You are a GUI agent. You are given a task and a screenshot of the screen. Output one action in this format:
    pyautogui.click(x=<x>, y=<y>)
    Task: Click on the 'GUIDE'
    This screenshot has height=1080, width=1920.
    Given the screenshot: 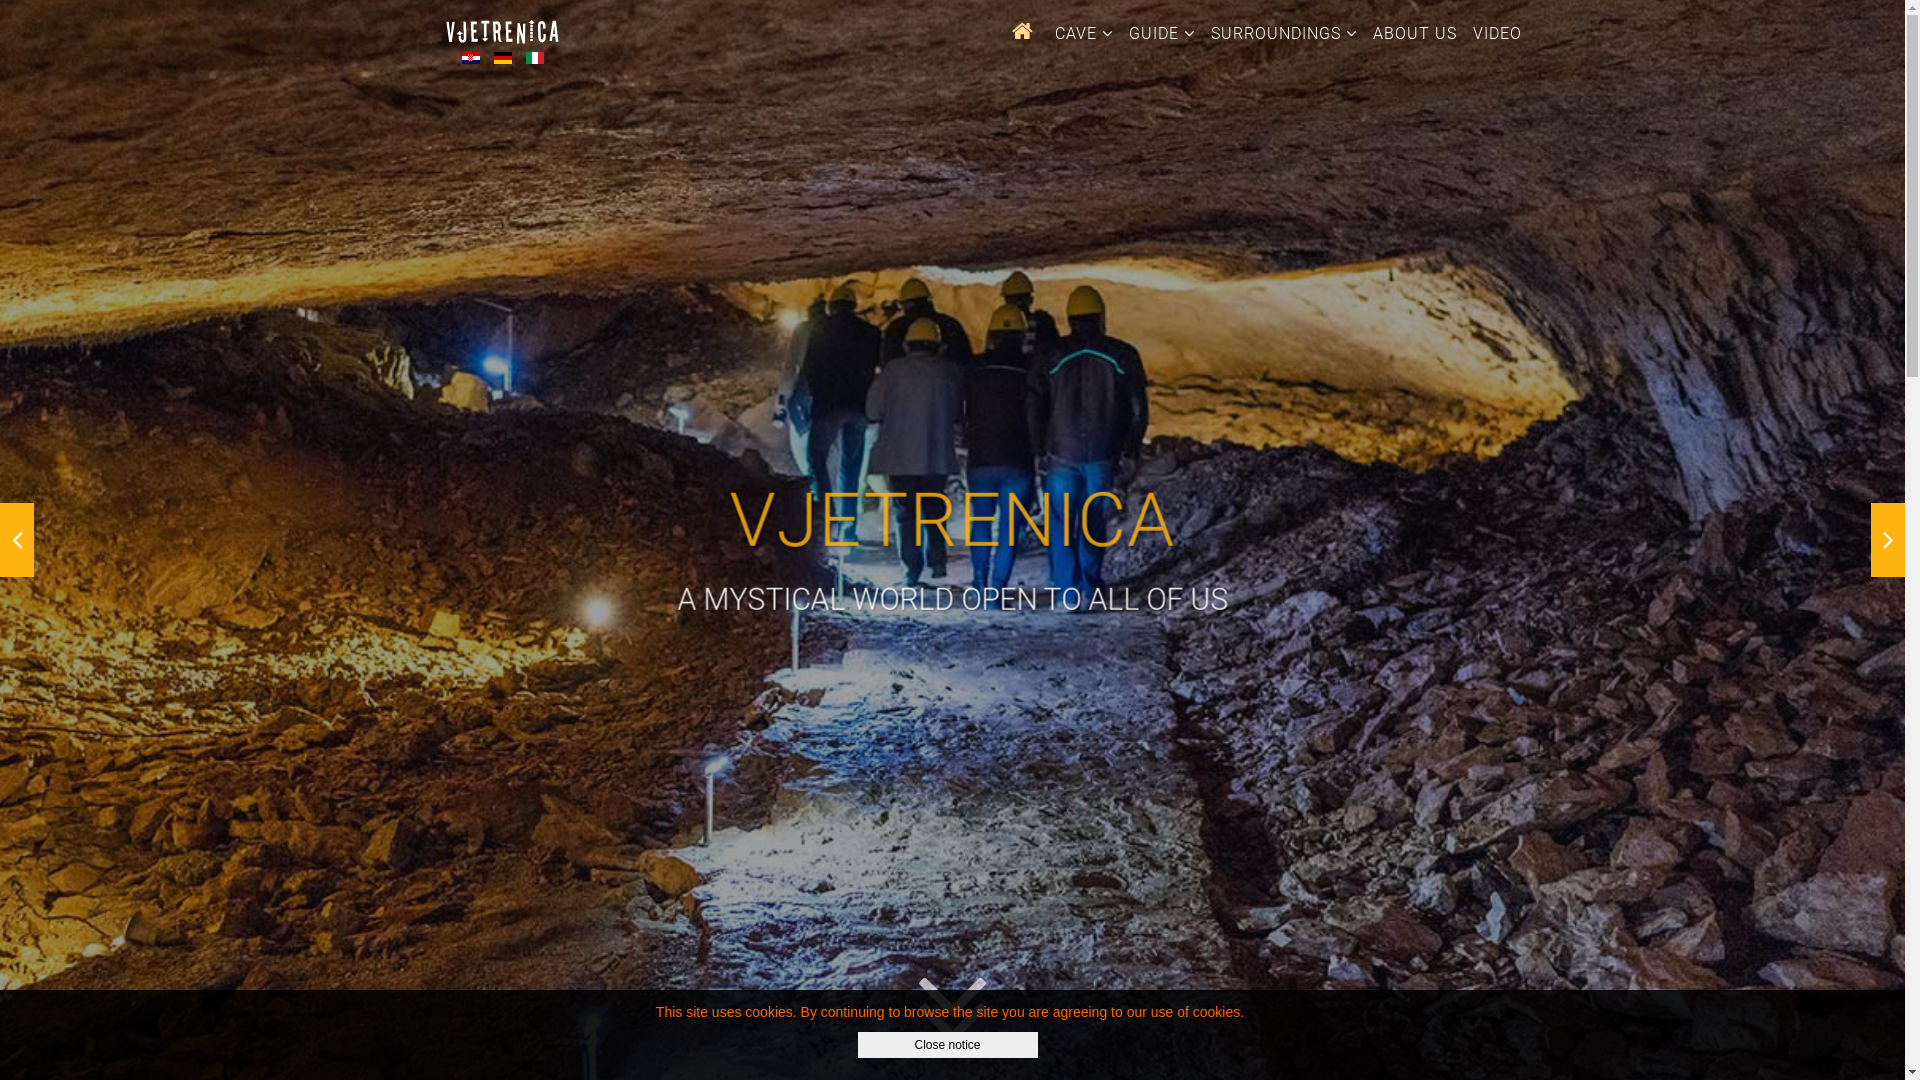 What is the action you would take?
    pyautogui.click(x=1161, y=33)
    